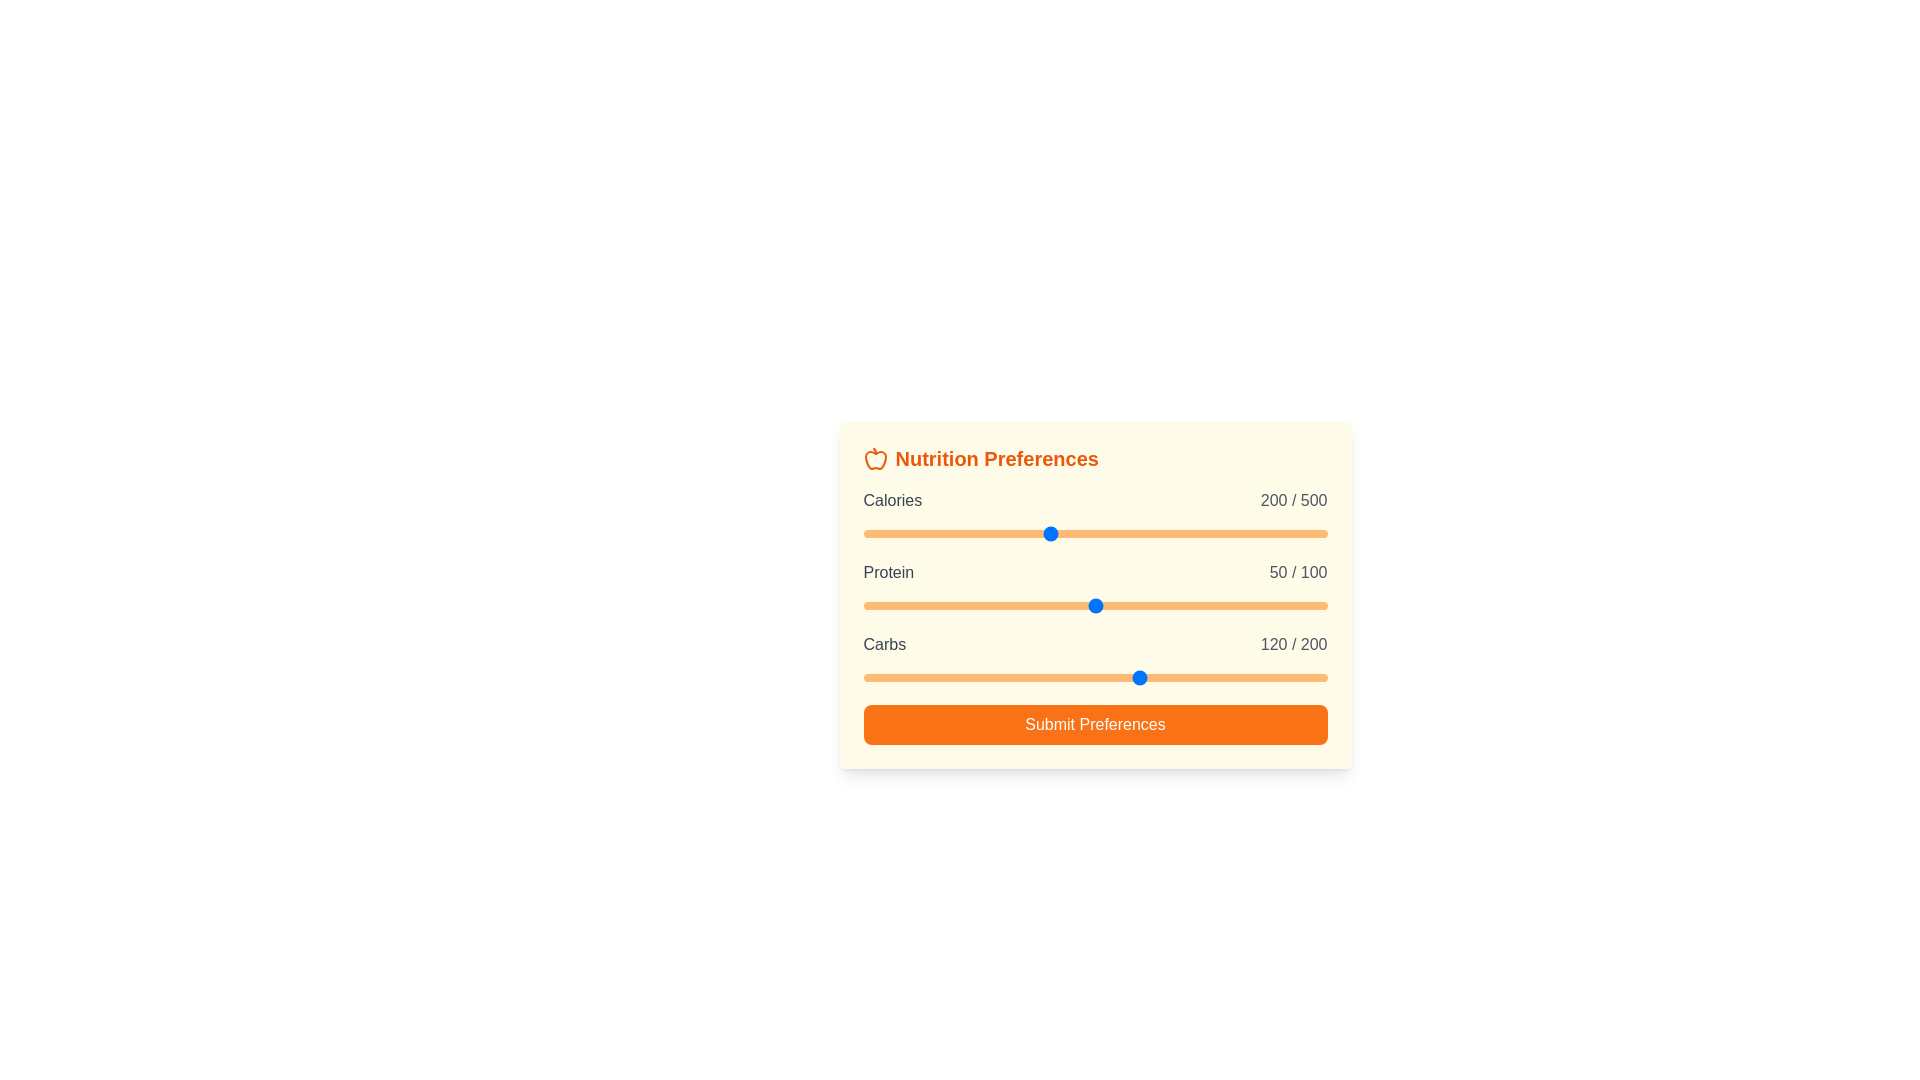 The width and height of the screenshot is (1920, 1080). Describe the element at coordinates (1219, 604) in the screenshot. I see `the protein value` at that location.